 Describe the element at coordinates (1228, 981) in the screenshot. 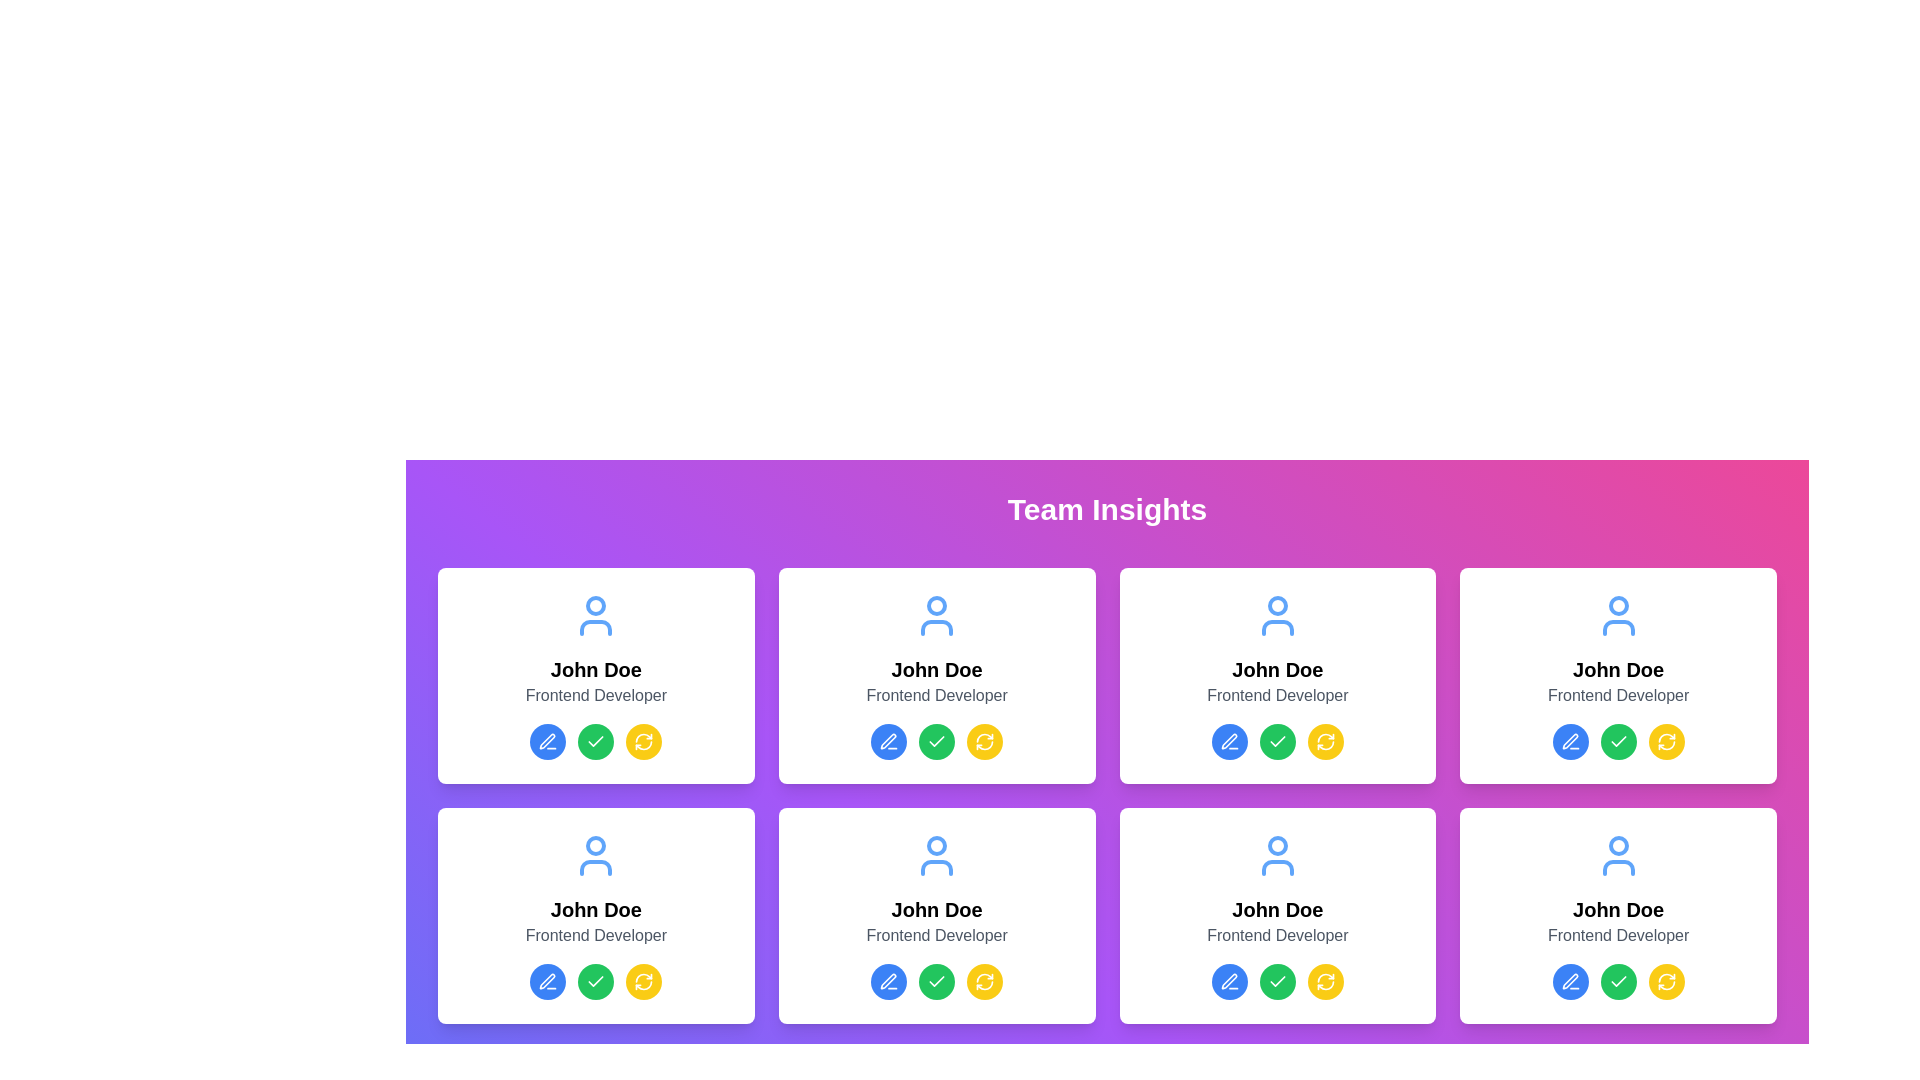

I see `the leftmost button in the second row, fourth column of the grid layout` at that location.